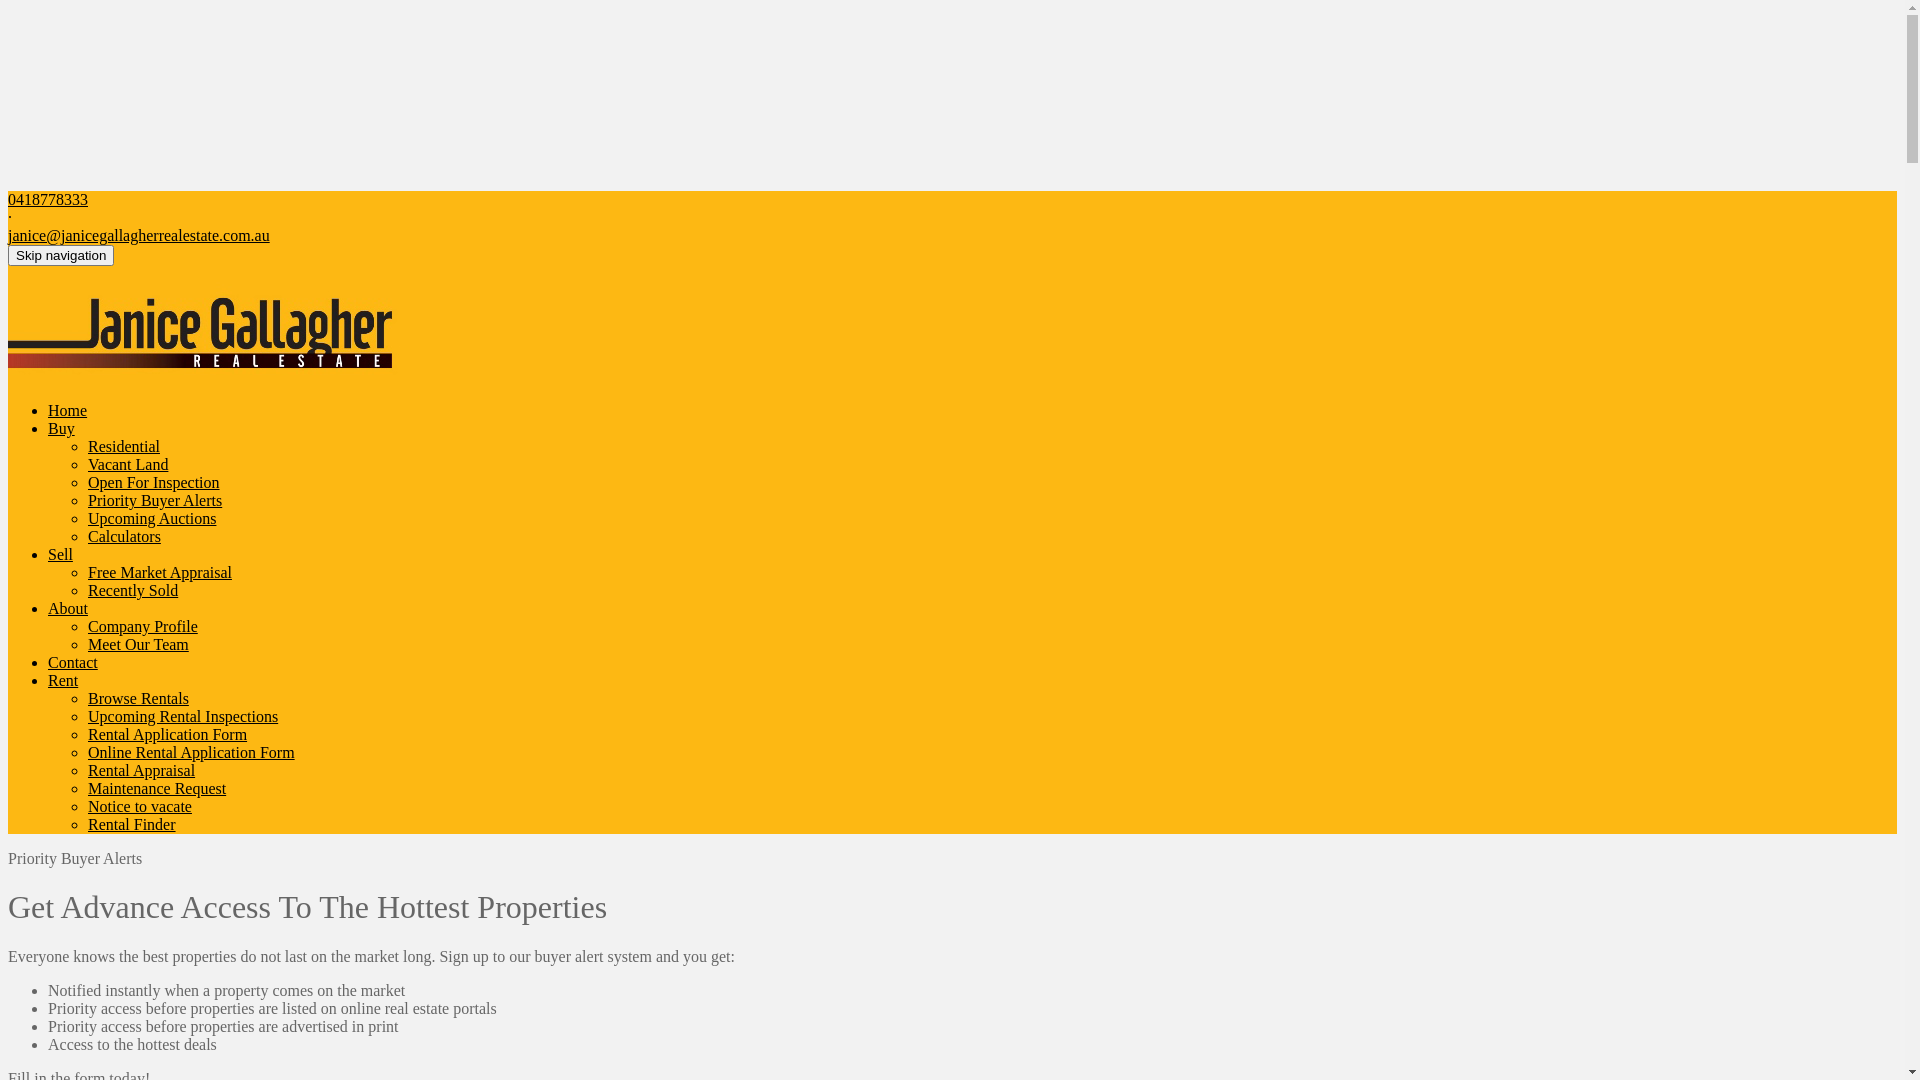 The image size is (1920, 1080). What do you see at coordinates (48, 662) in the screenshot?
I see `'Contact'` at bounding box center [48, 662].